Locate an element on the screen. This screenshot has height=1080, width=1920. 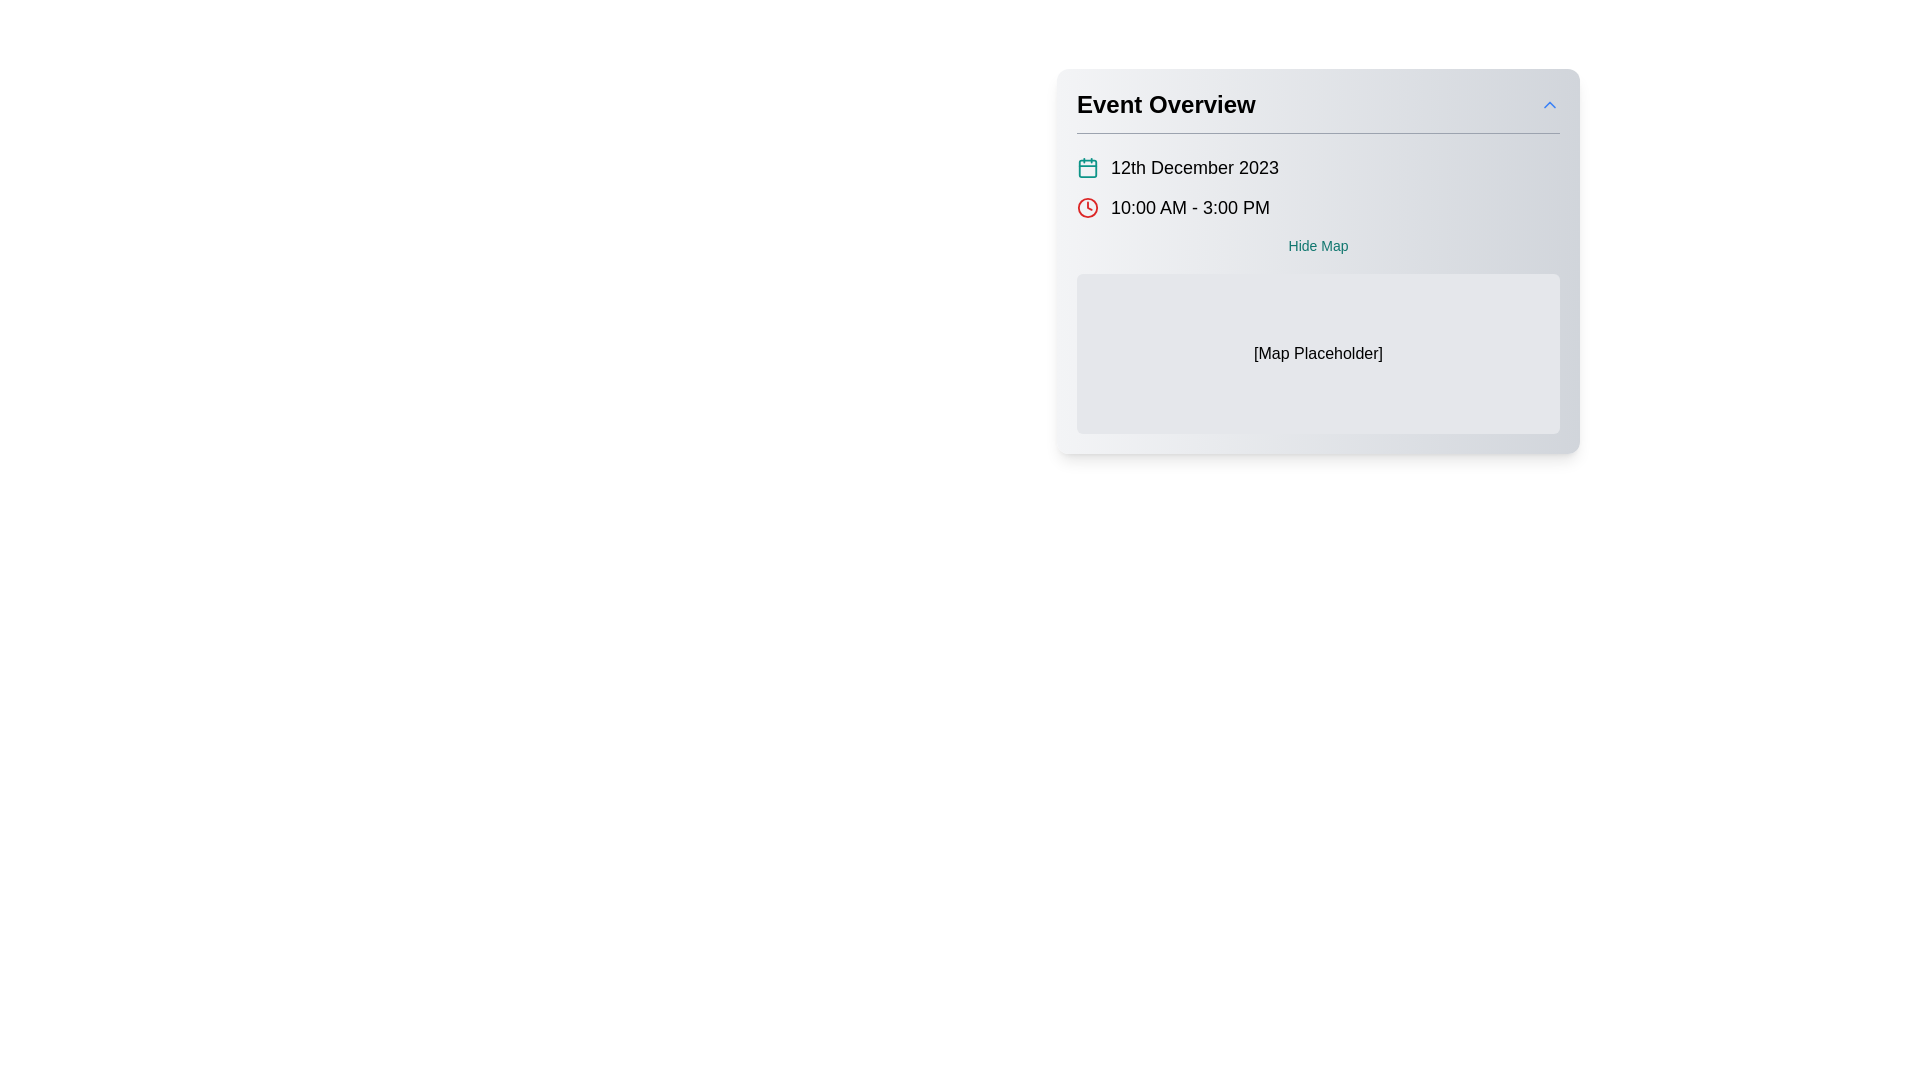
the red clock icon with circular border and clock hands located next to the text '10:00 AM - 3:00 PM' under the 'Event Overview' section is located at coordinates (1087, 208).